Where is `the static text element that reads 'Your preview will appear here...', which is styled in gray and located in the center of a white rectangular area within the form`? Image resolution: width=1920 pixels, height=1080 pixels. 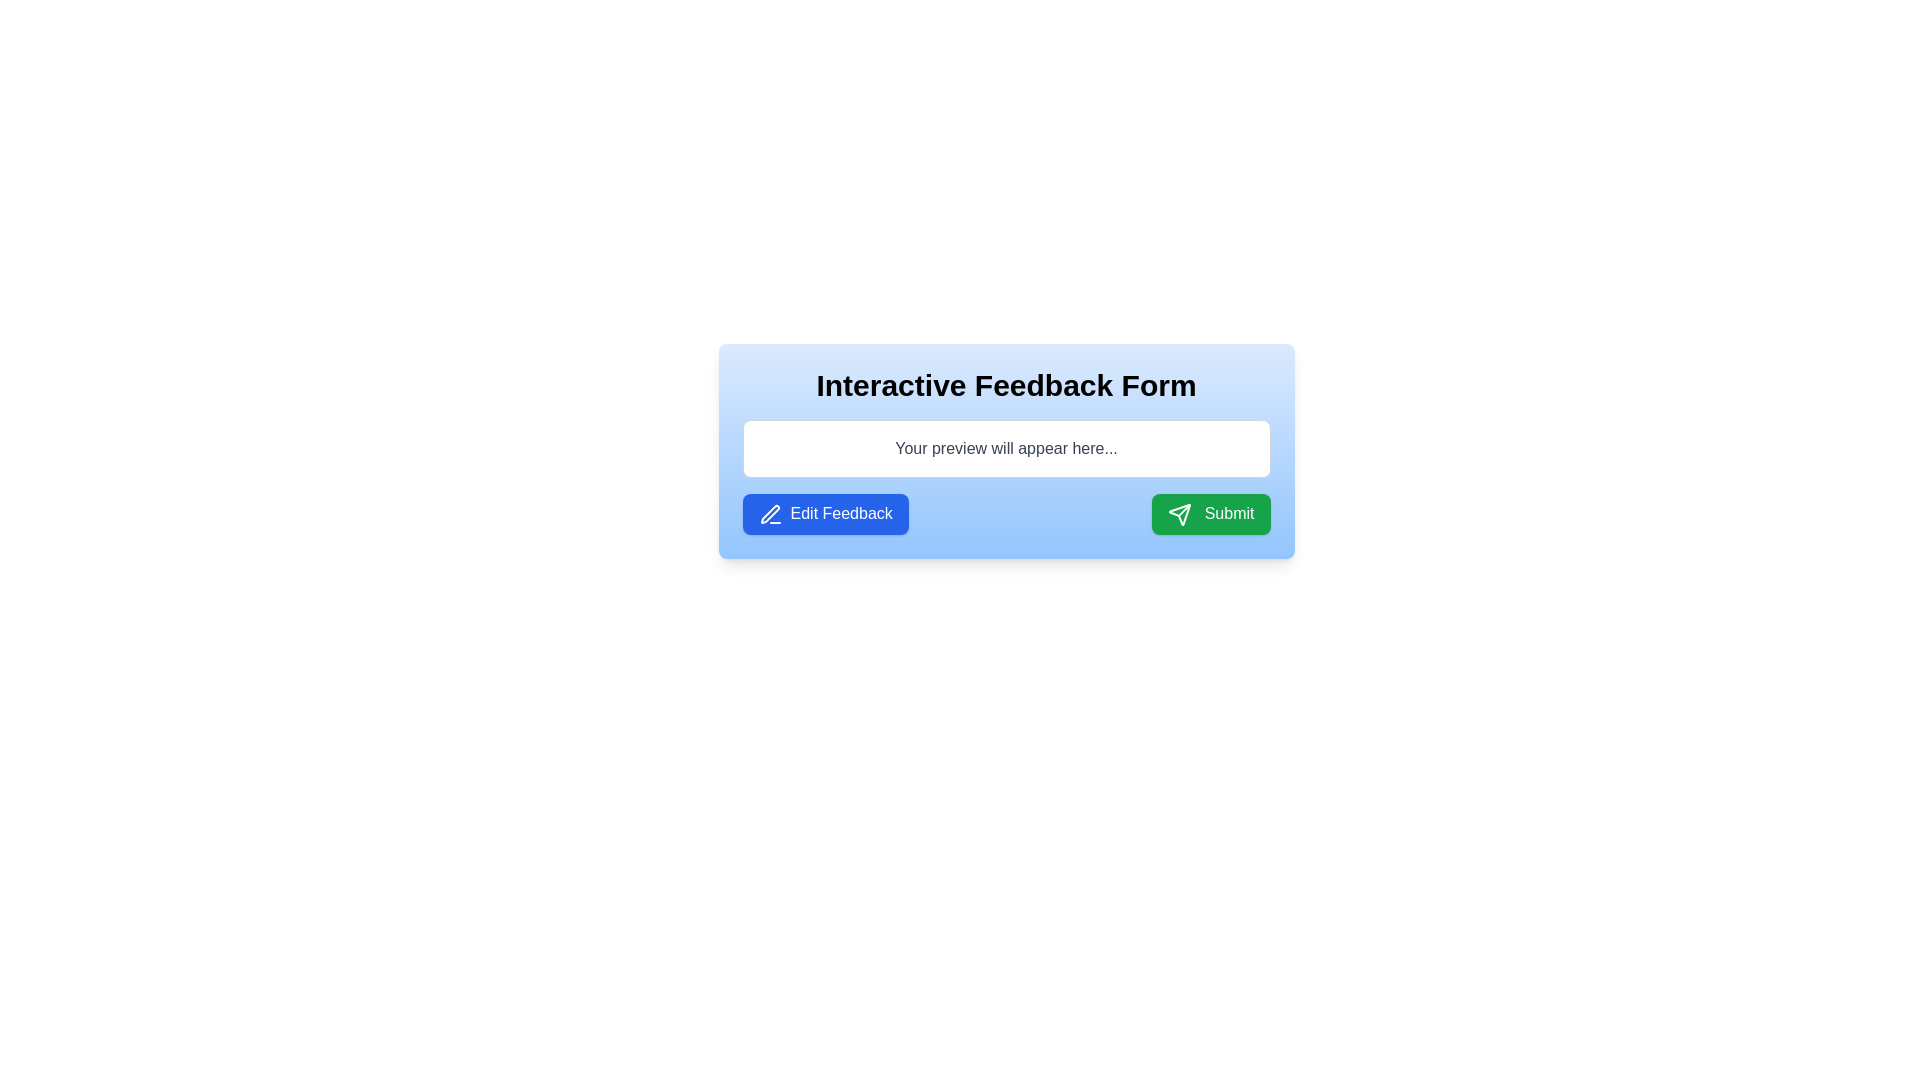
the static text element that reads 'Your preview will appear here...', which is styled in gray and located in the center of a white rectangular area within the form is located at coordinates (1006, 447).